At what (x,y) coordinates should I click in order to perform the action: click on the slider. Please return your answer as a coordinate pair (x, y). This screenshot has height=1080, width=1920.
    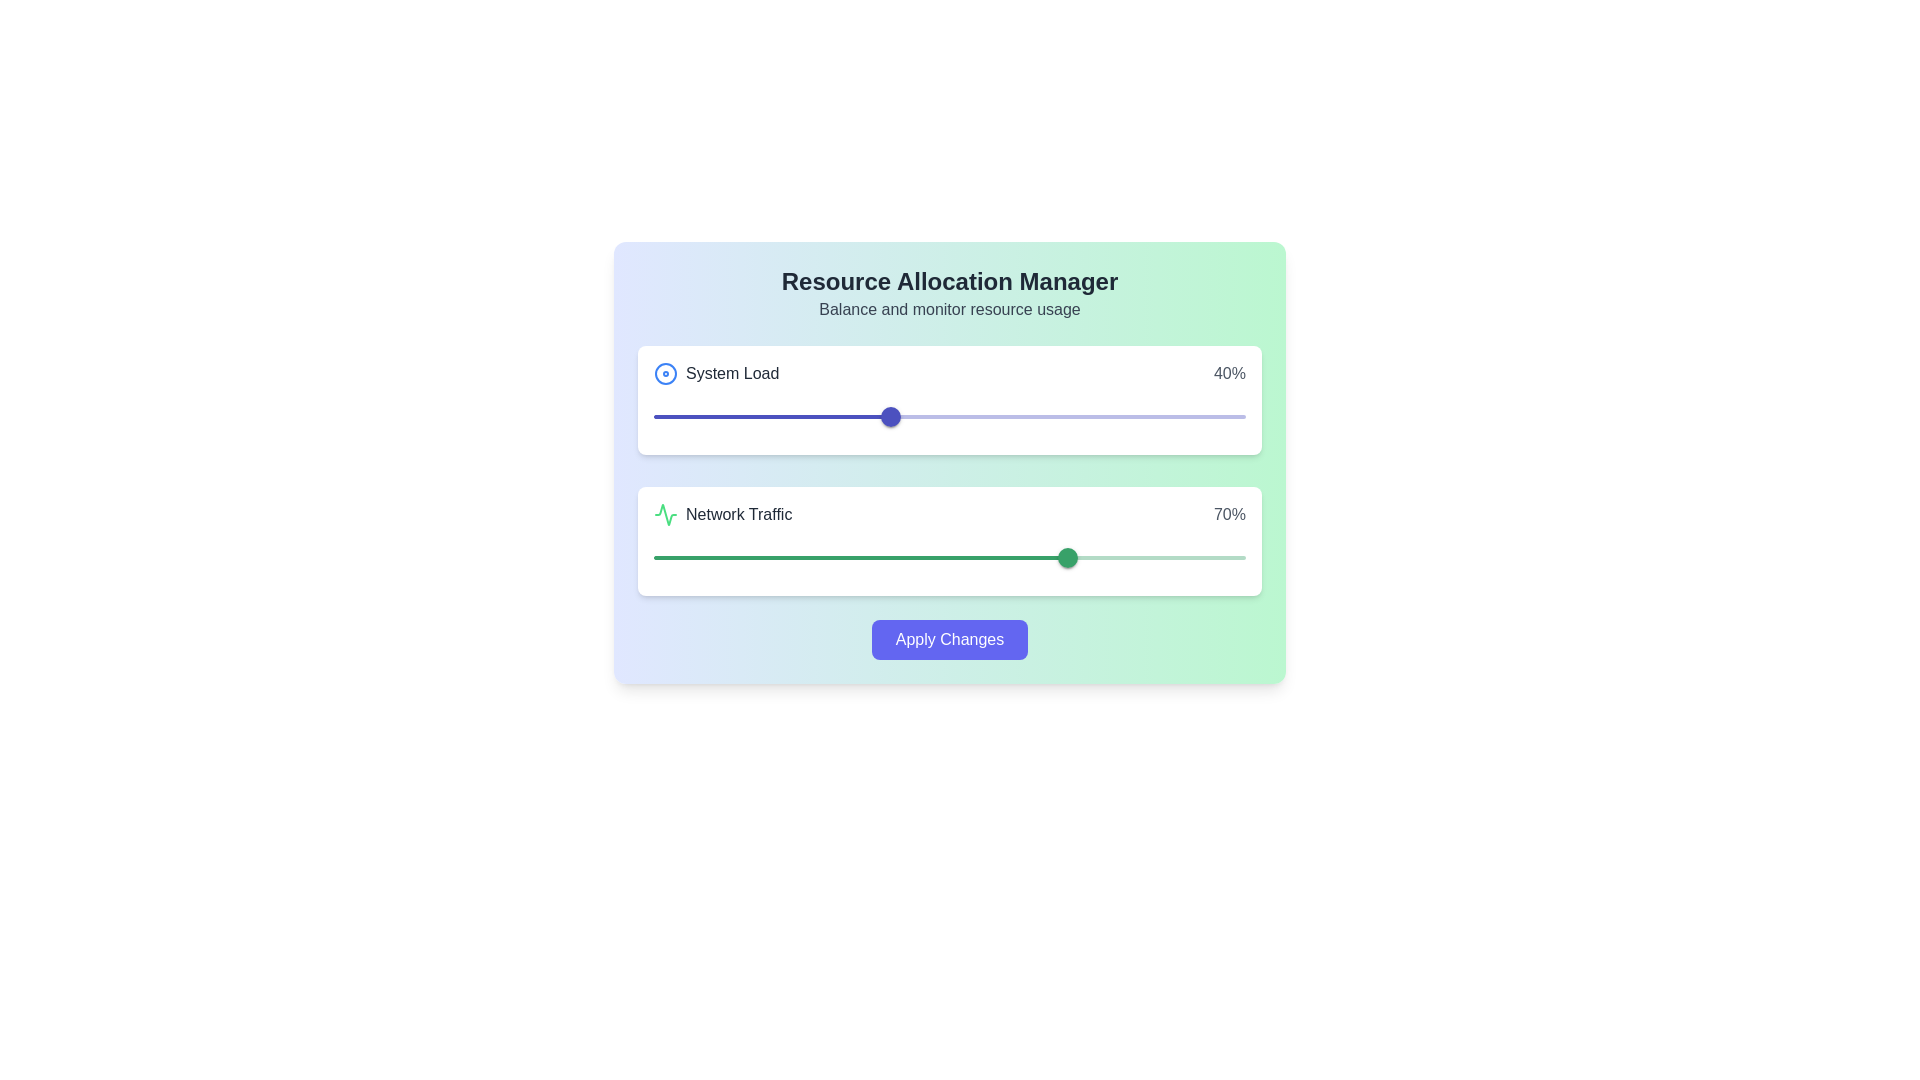
    Looking at the image, I should click on (929, 415).